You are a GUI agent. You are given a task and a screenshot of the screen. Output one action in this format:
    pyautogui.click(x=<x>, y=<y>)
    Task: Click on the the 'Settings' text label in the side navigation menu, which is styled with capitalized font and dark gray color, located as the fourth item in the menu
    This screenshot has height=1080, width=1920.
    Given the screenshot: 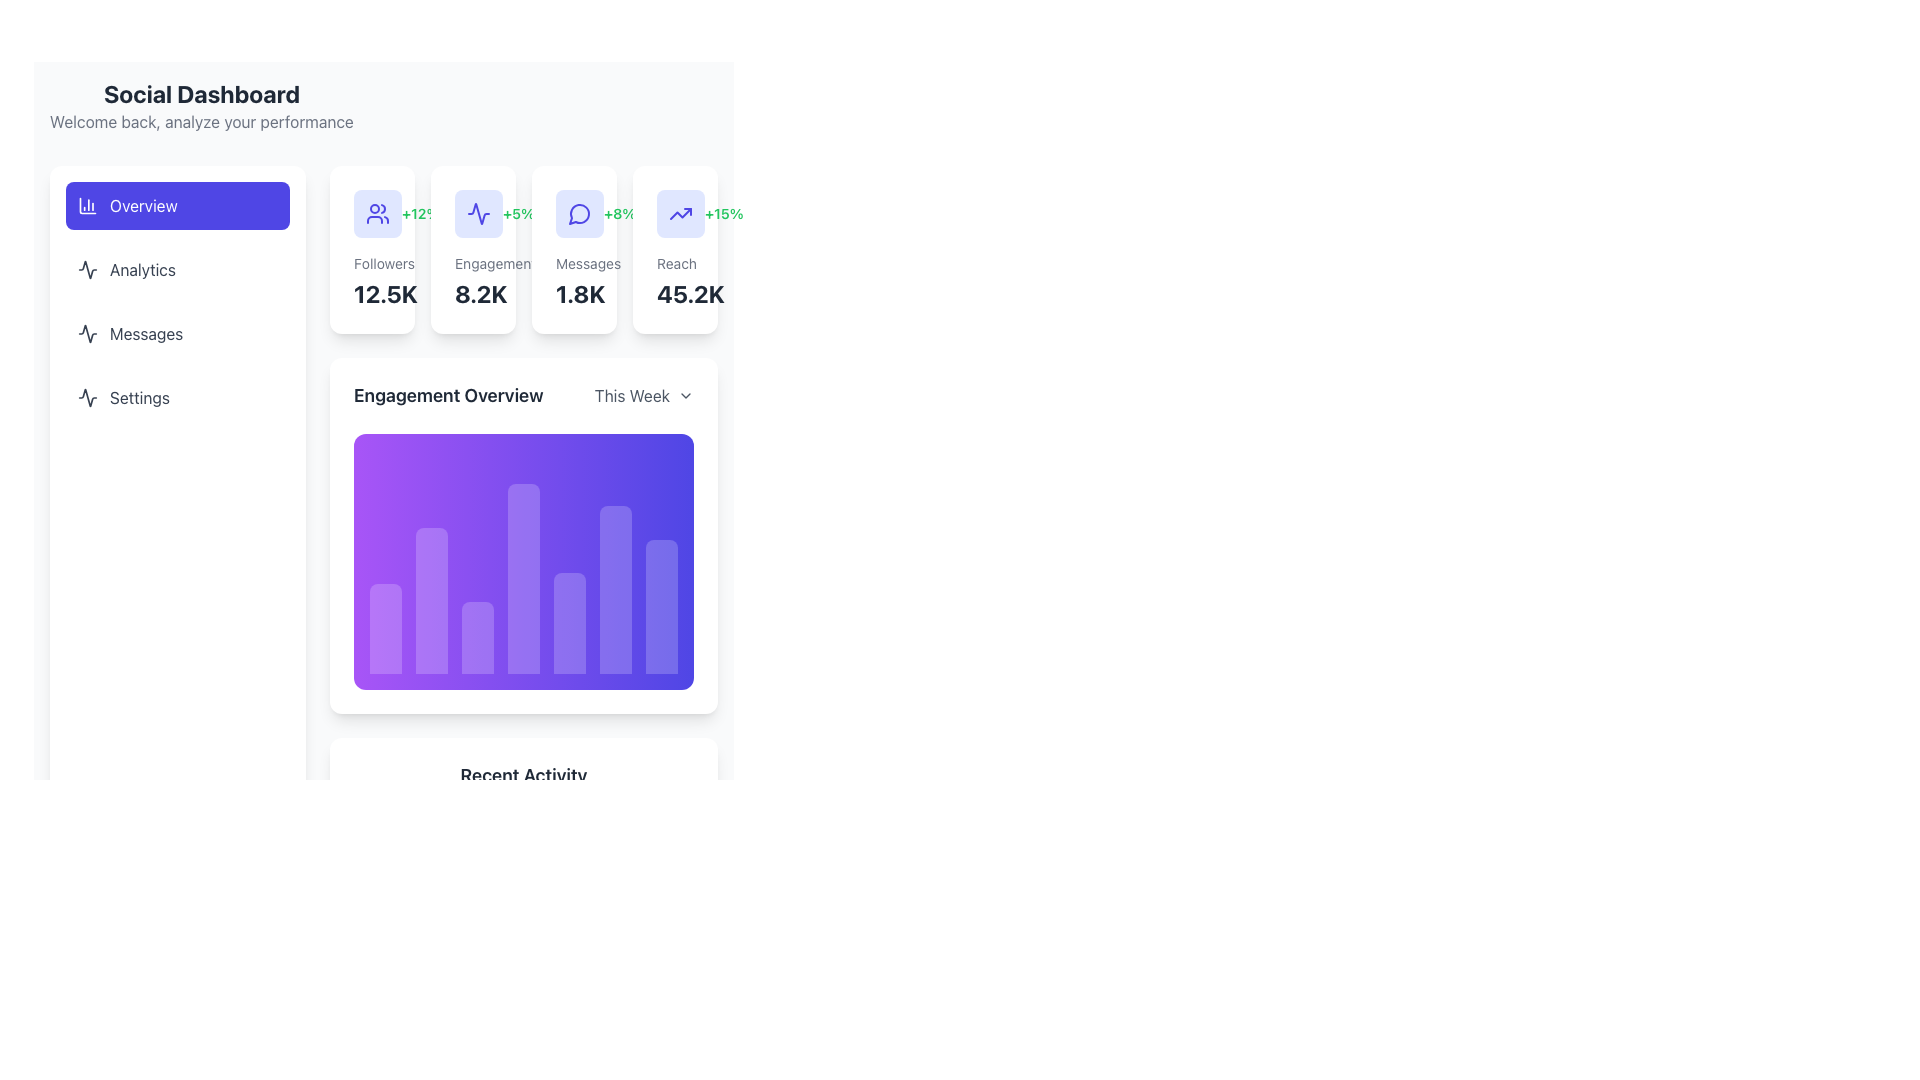 What is the action you would take?
    pyautogui.click(x=138, y=397)
    